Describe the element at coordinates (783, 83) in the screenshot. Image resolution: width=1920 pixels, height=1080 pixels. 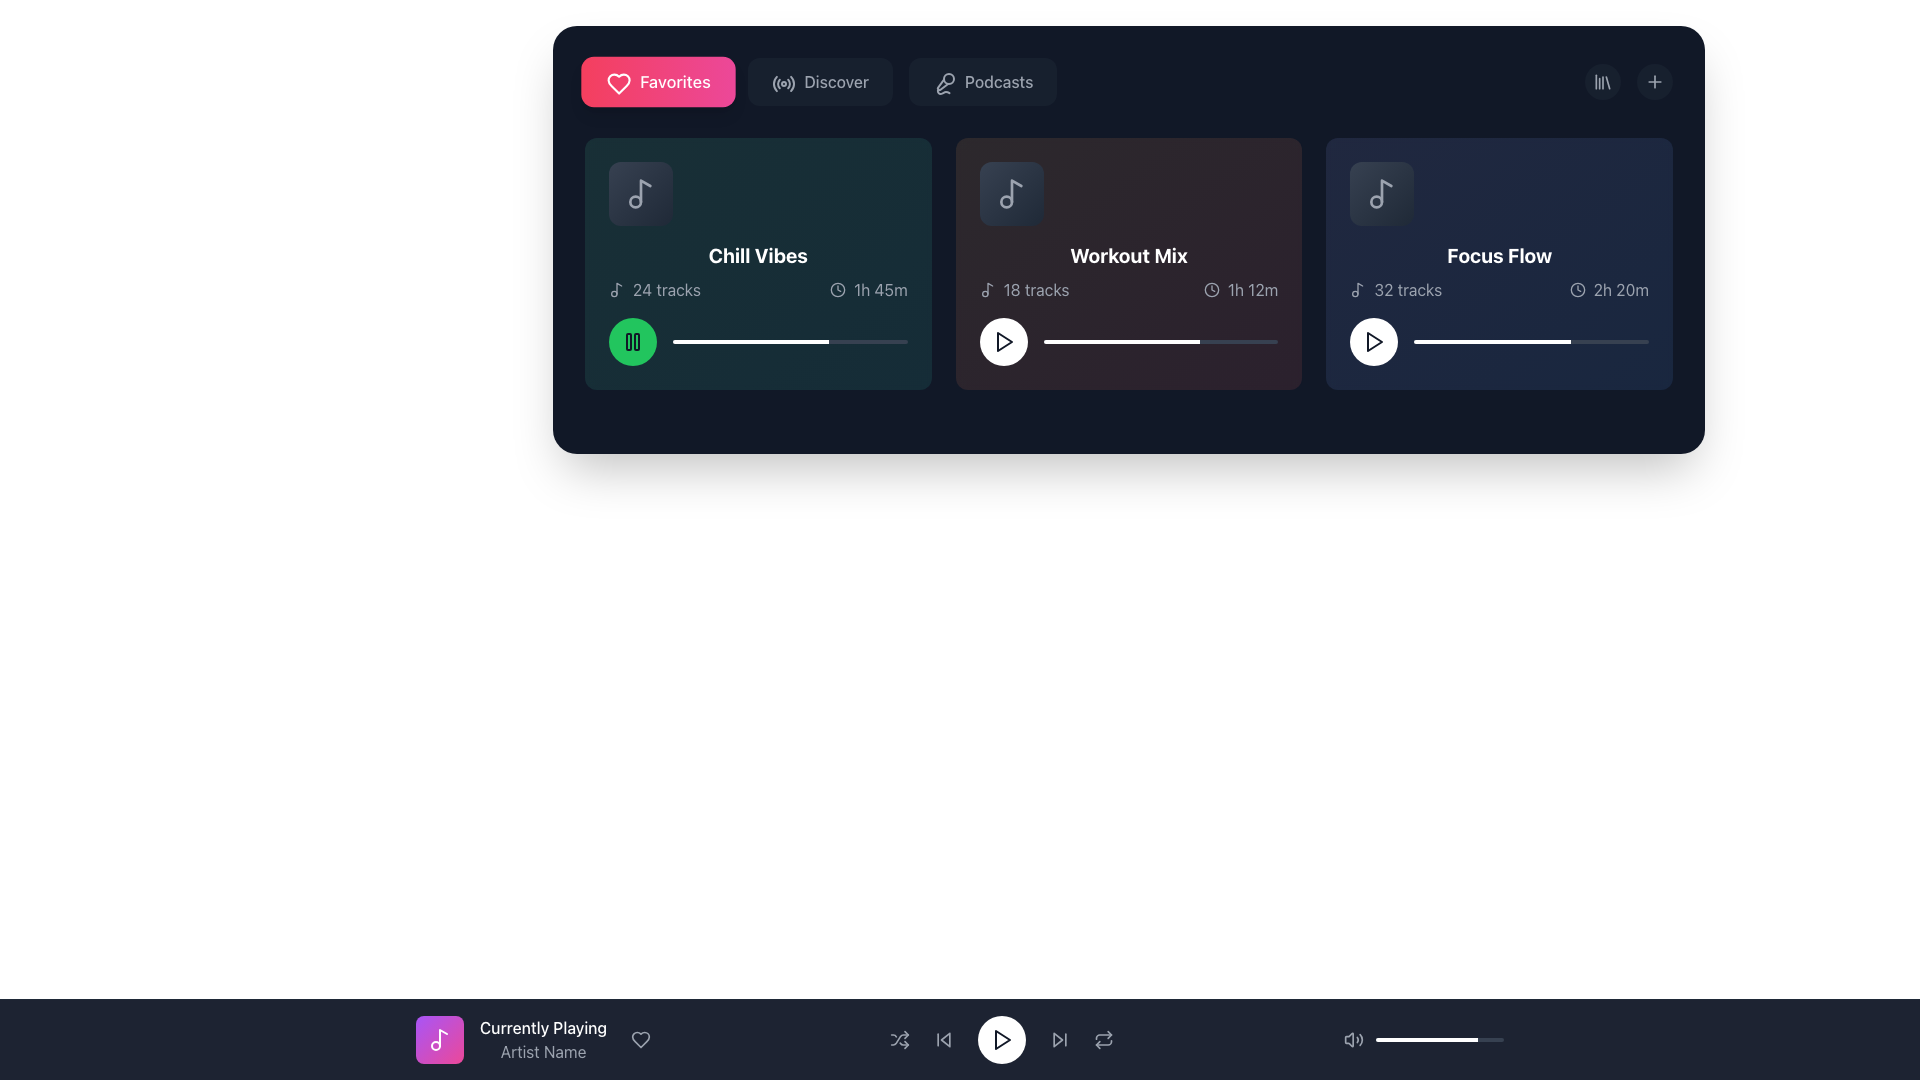
I see `the second circular icon in the navigation bar, which resembles a radio wave symbol` at that location.